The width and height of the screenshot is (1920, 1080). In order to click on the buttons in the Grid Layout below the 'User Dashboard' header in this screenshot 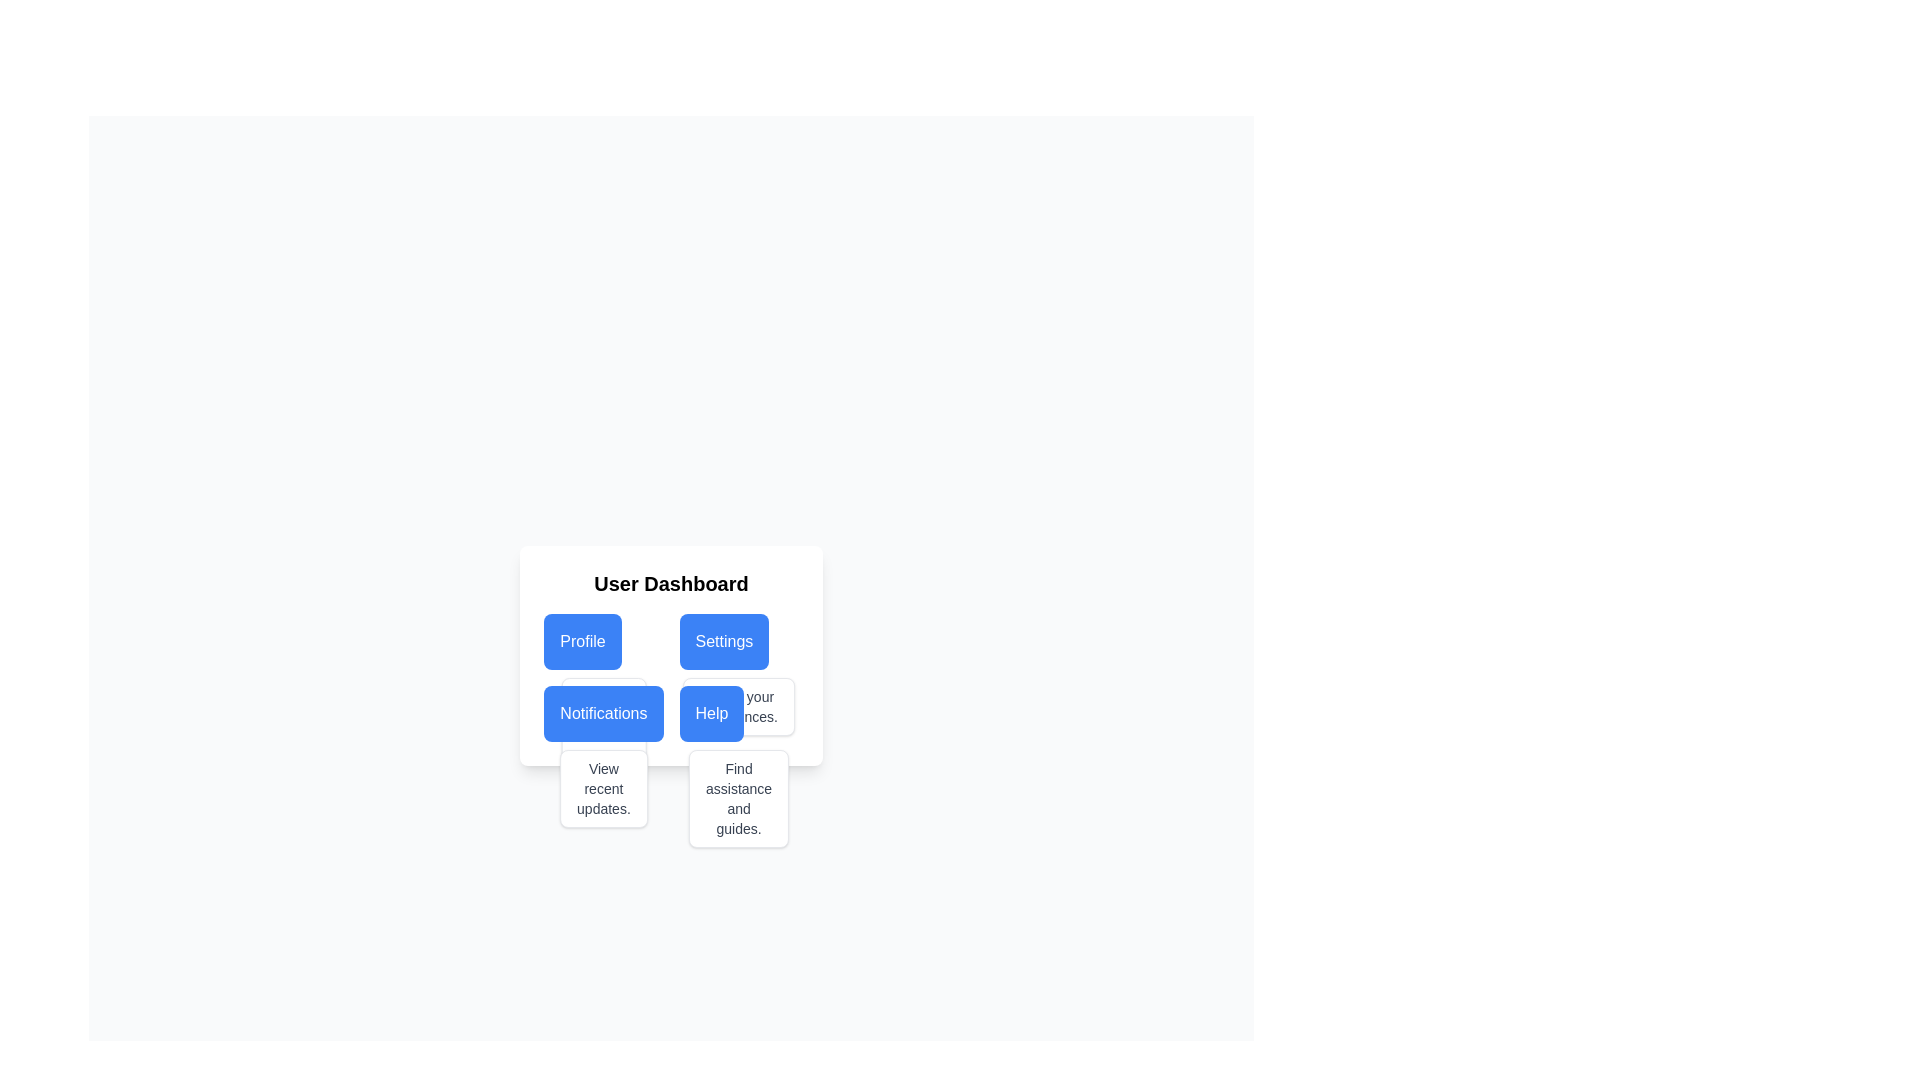, I will do `click(671, 677)`.